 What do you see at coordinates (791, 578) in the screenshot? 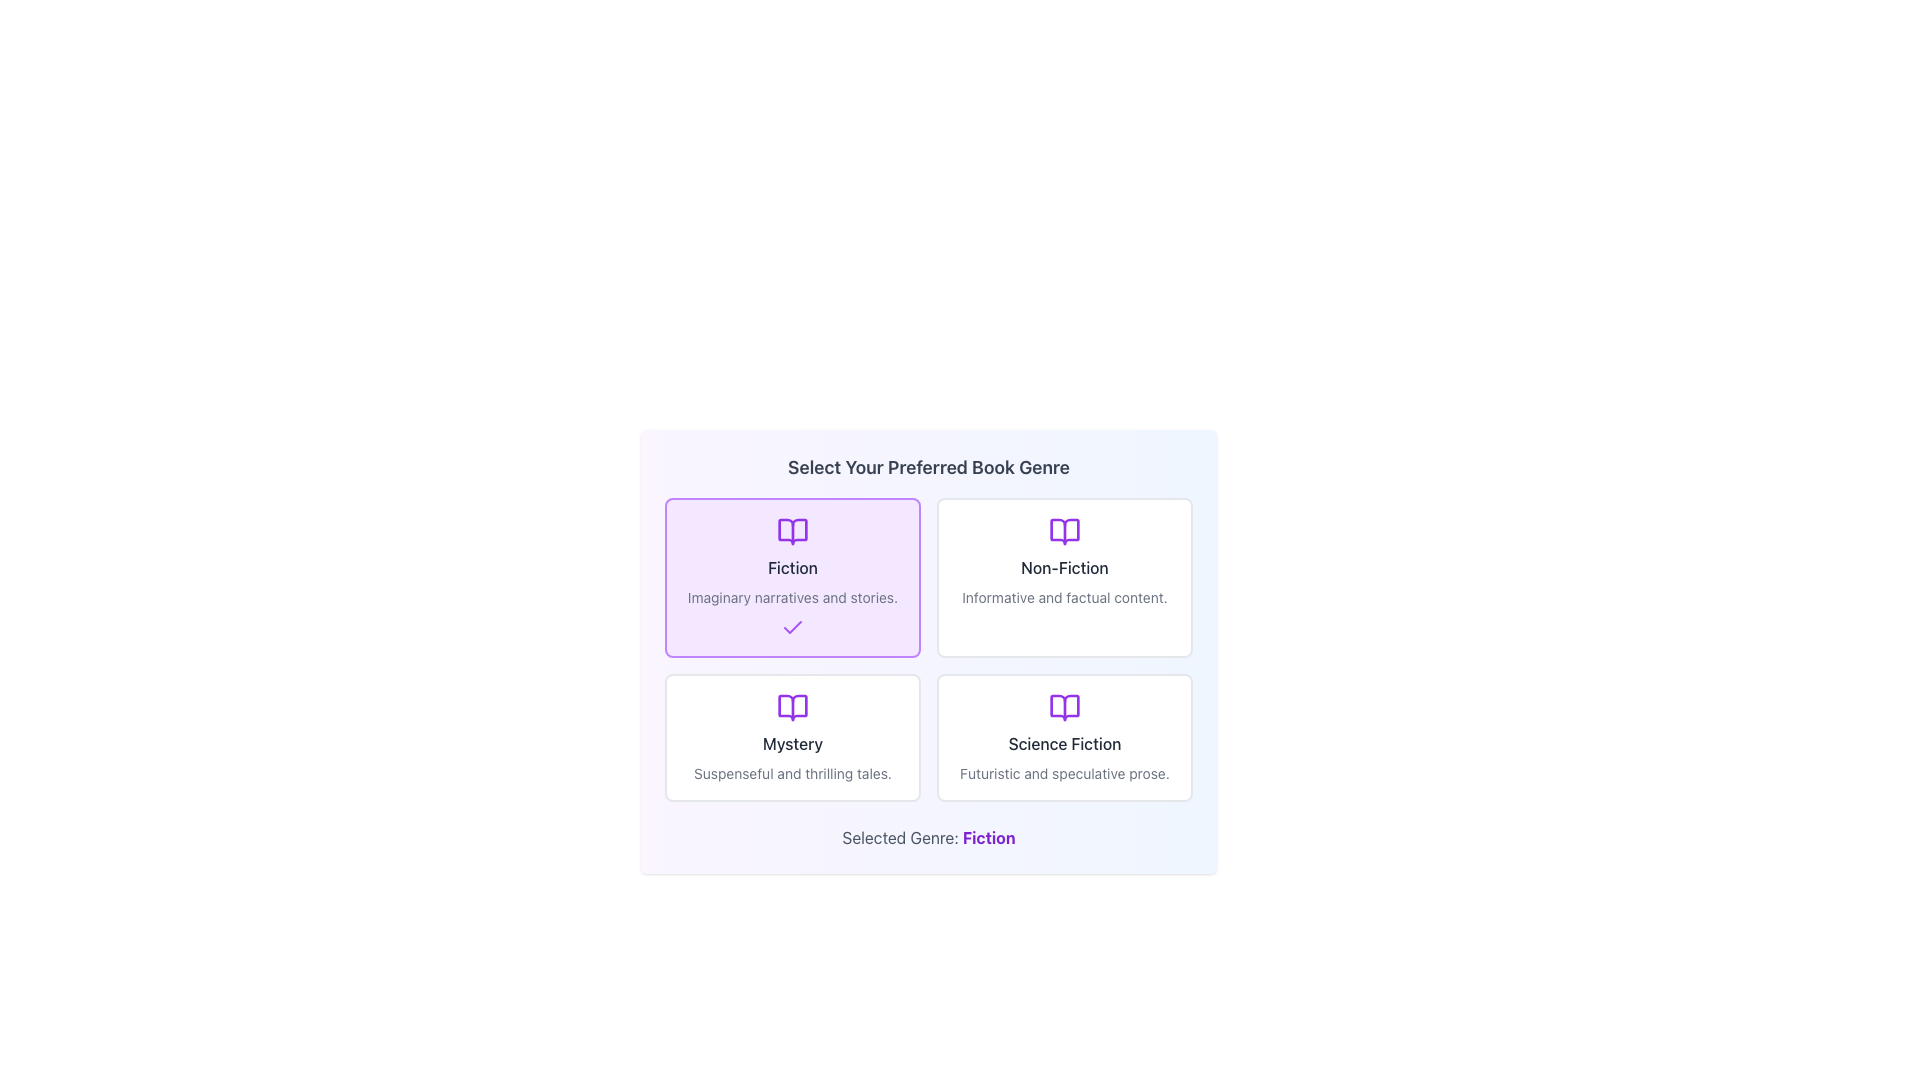
I see `the 'Fiction' selectable card with a soft purple background, which includes an open book icon, bold 'Fiction' text, and a purple checkmark icon at the bottom to confirm selection` at bounding box center [791, 578].